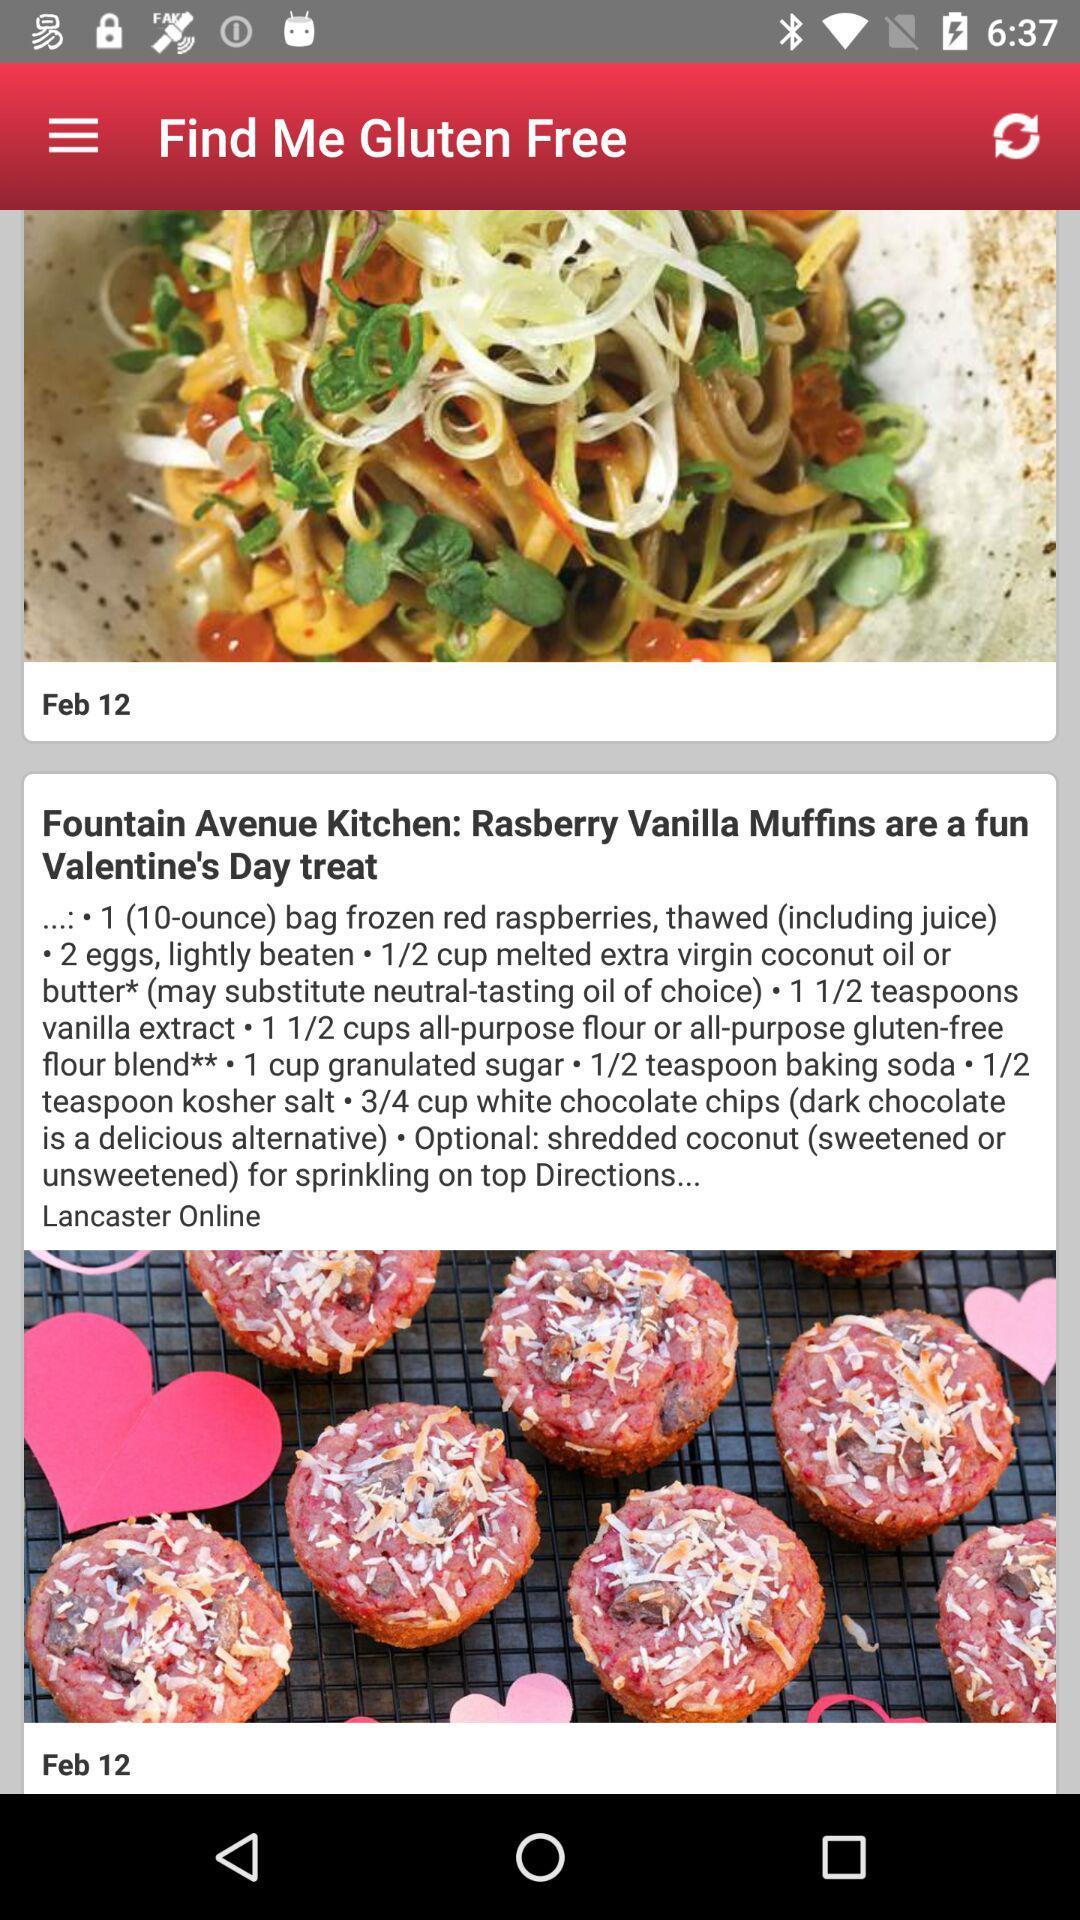  Describe the element at coordinates (540, 843) in the screenshot. I see `the fountain avenue kitchen item` at that location.